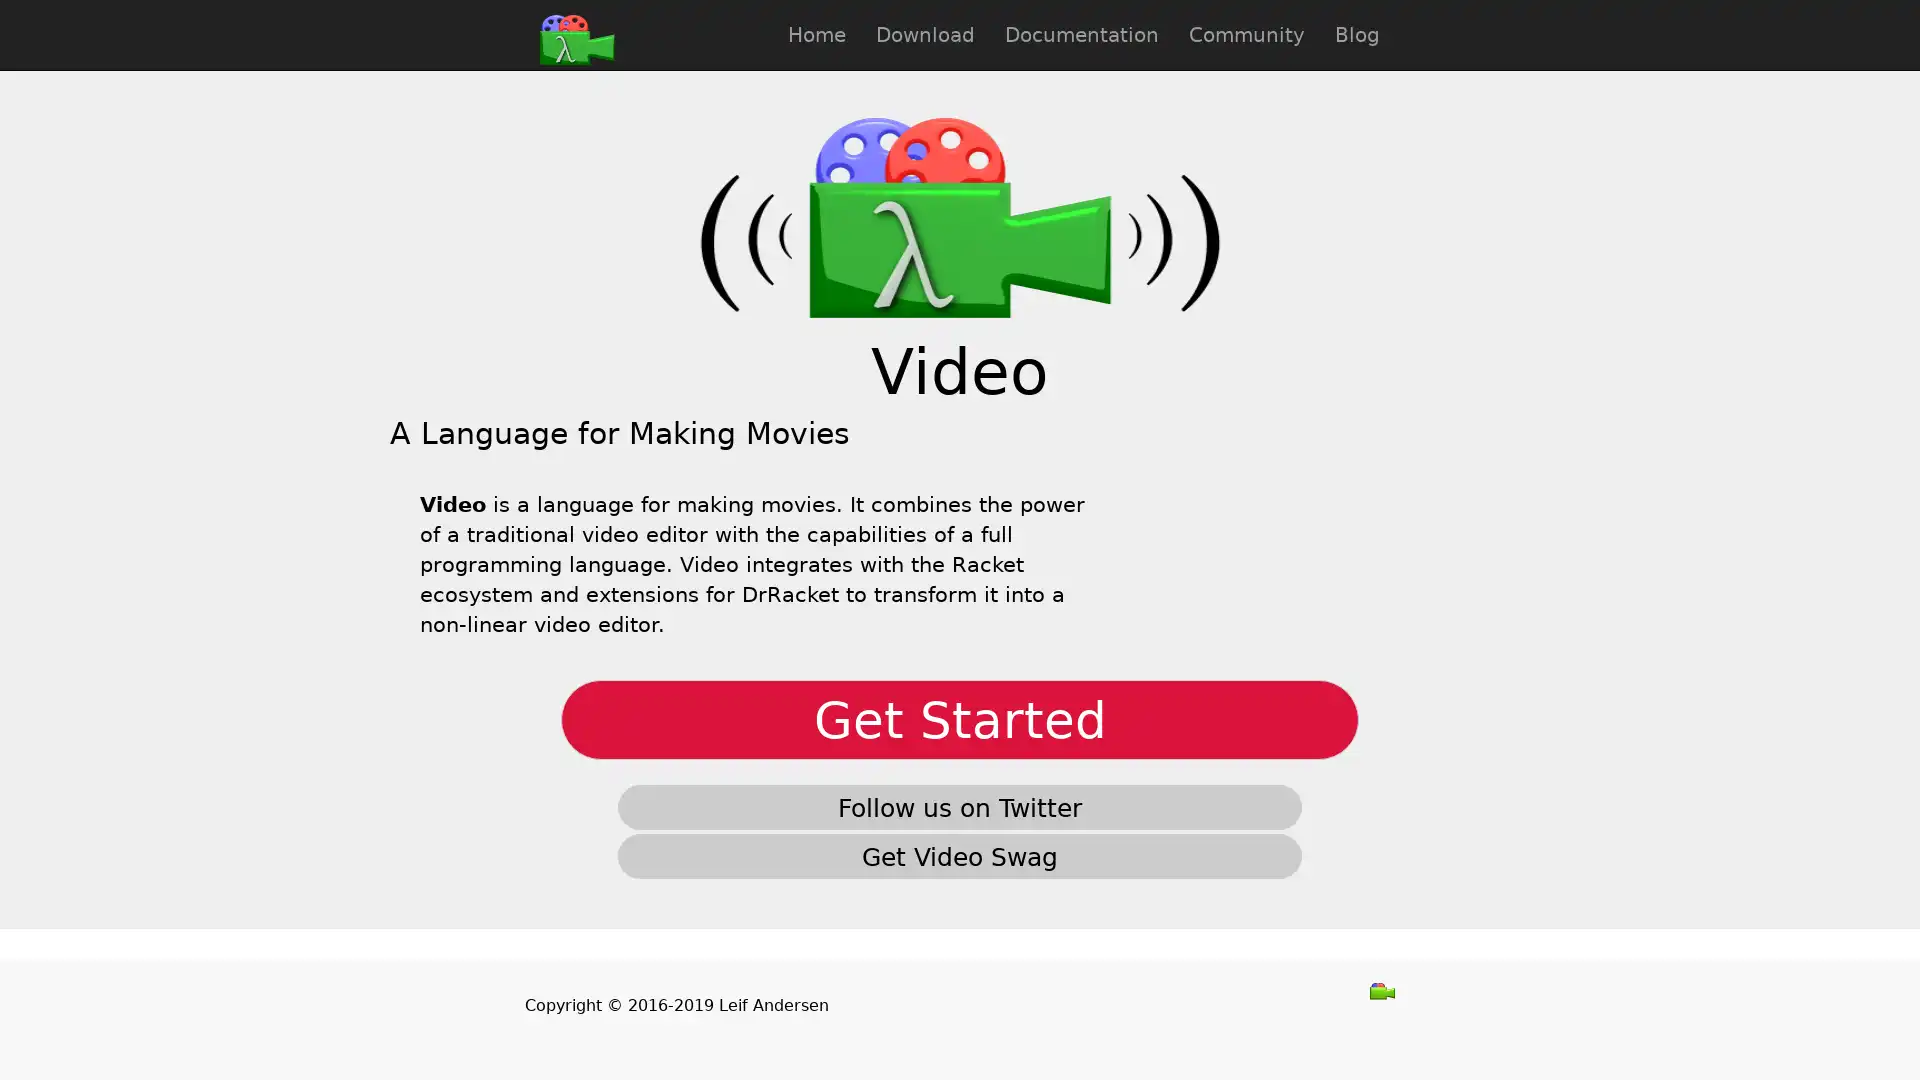 The width and height of the screenshot is (1920, 1080). What do you see at coordinates (960, 806) in the screenshot?
I see `Follow us on Twitter` at bounding box center [960, 806].